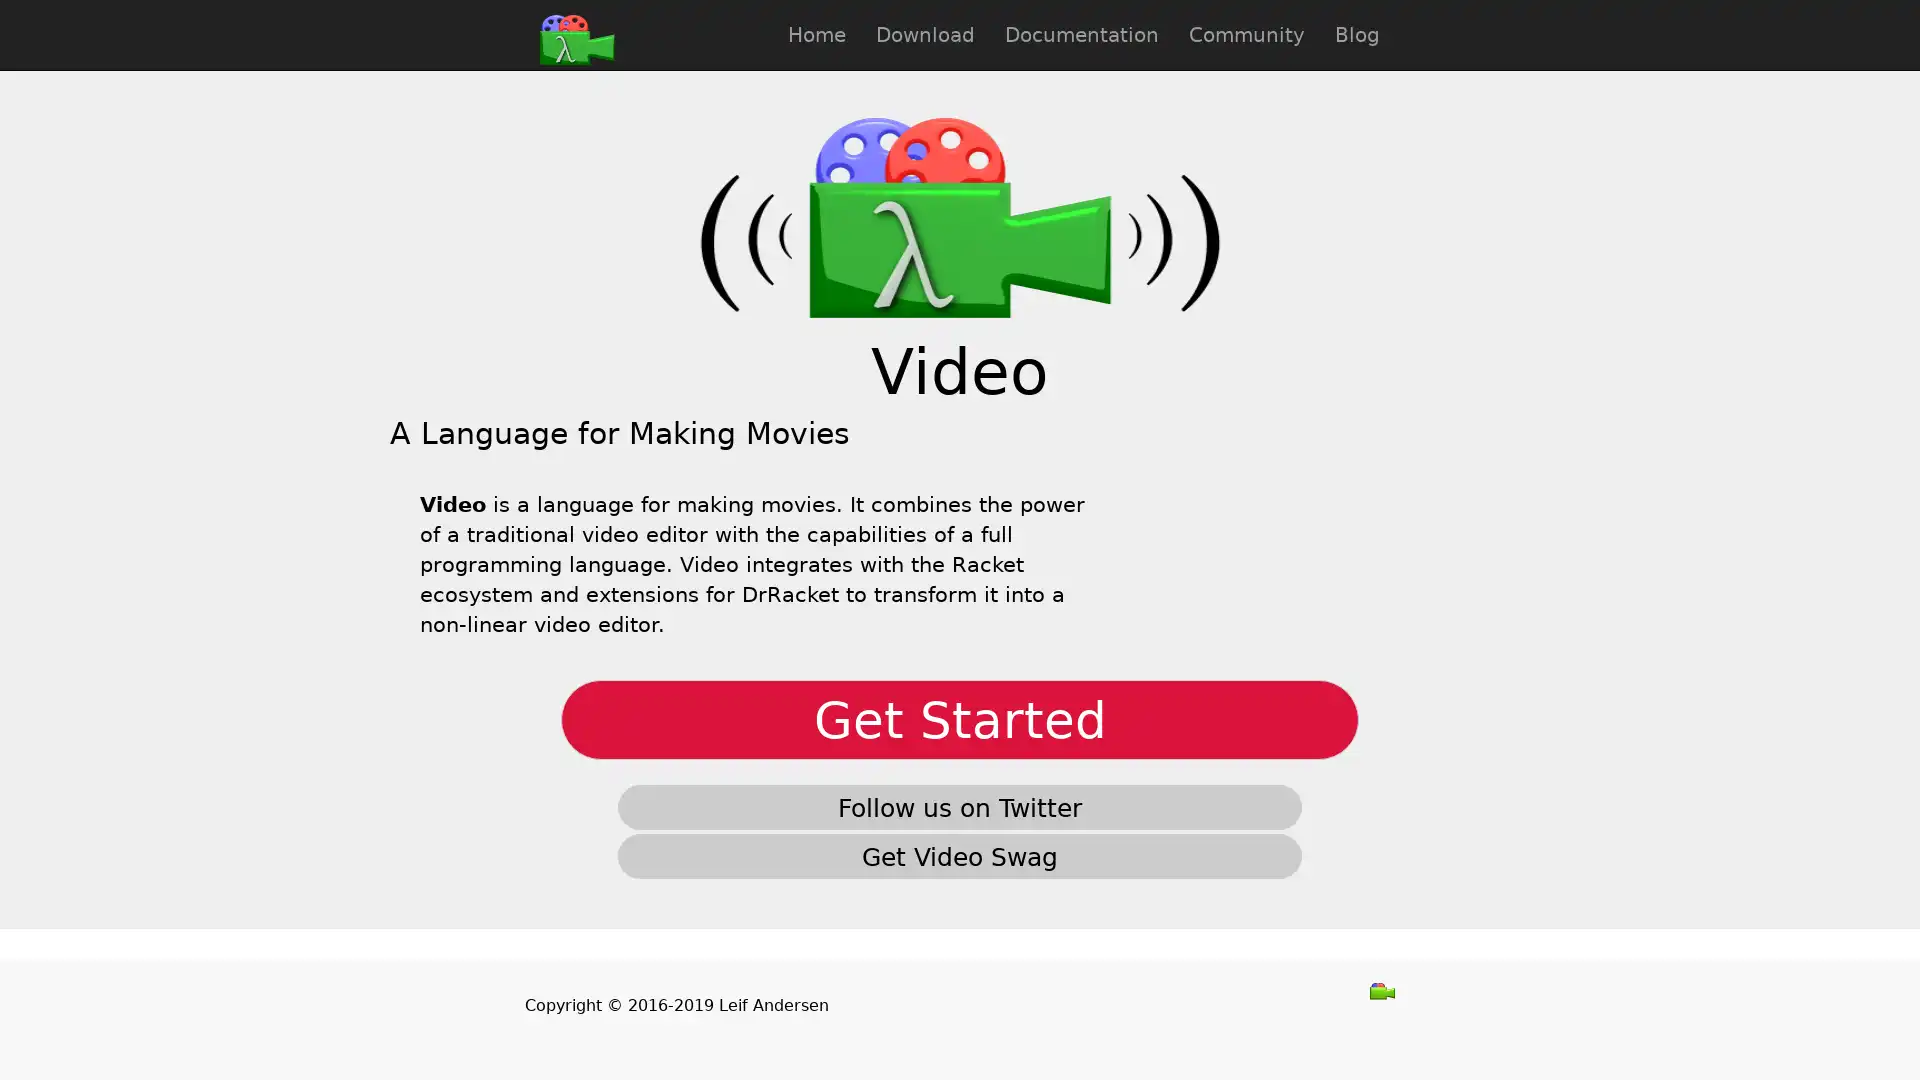 The width and height of the screenshot is (1920, 1080). What do you see at coordinates (960, 806) in the screenshot?
I see `Follow us on Twitter` at bounding box center [960, 806].